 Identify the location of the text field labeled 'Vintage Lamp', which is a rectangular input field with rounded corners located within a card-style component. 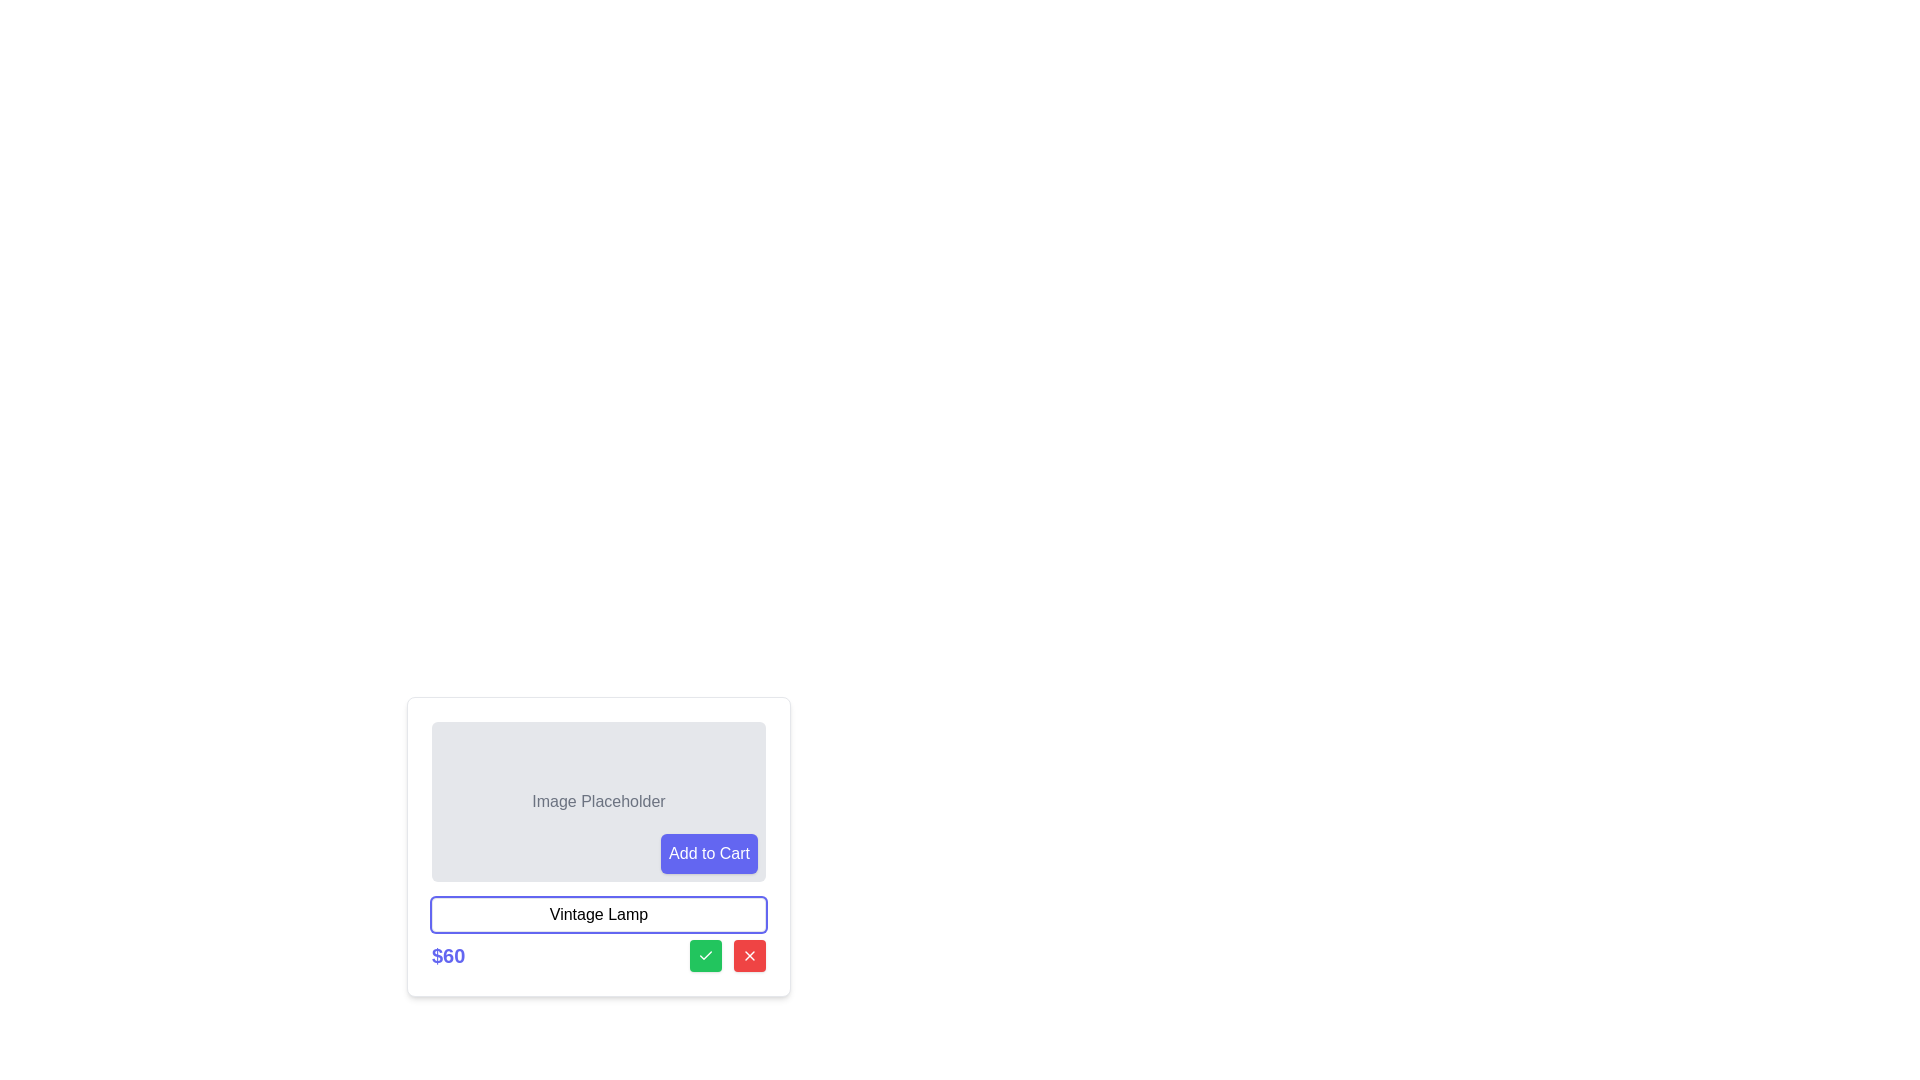
(598, 914).